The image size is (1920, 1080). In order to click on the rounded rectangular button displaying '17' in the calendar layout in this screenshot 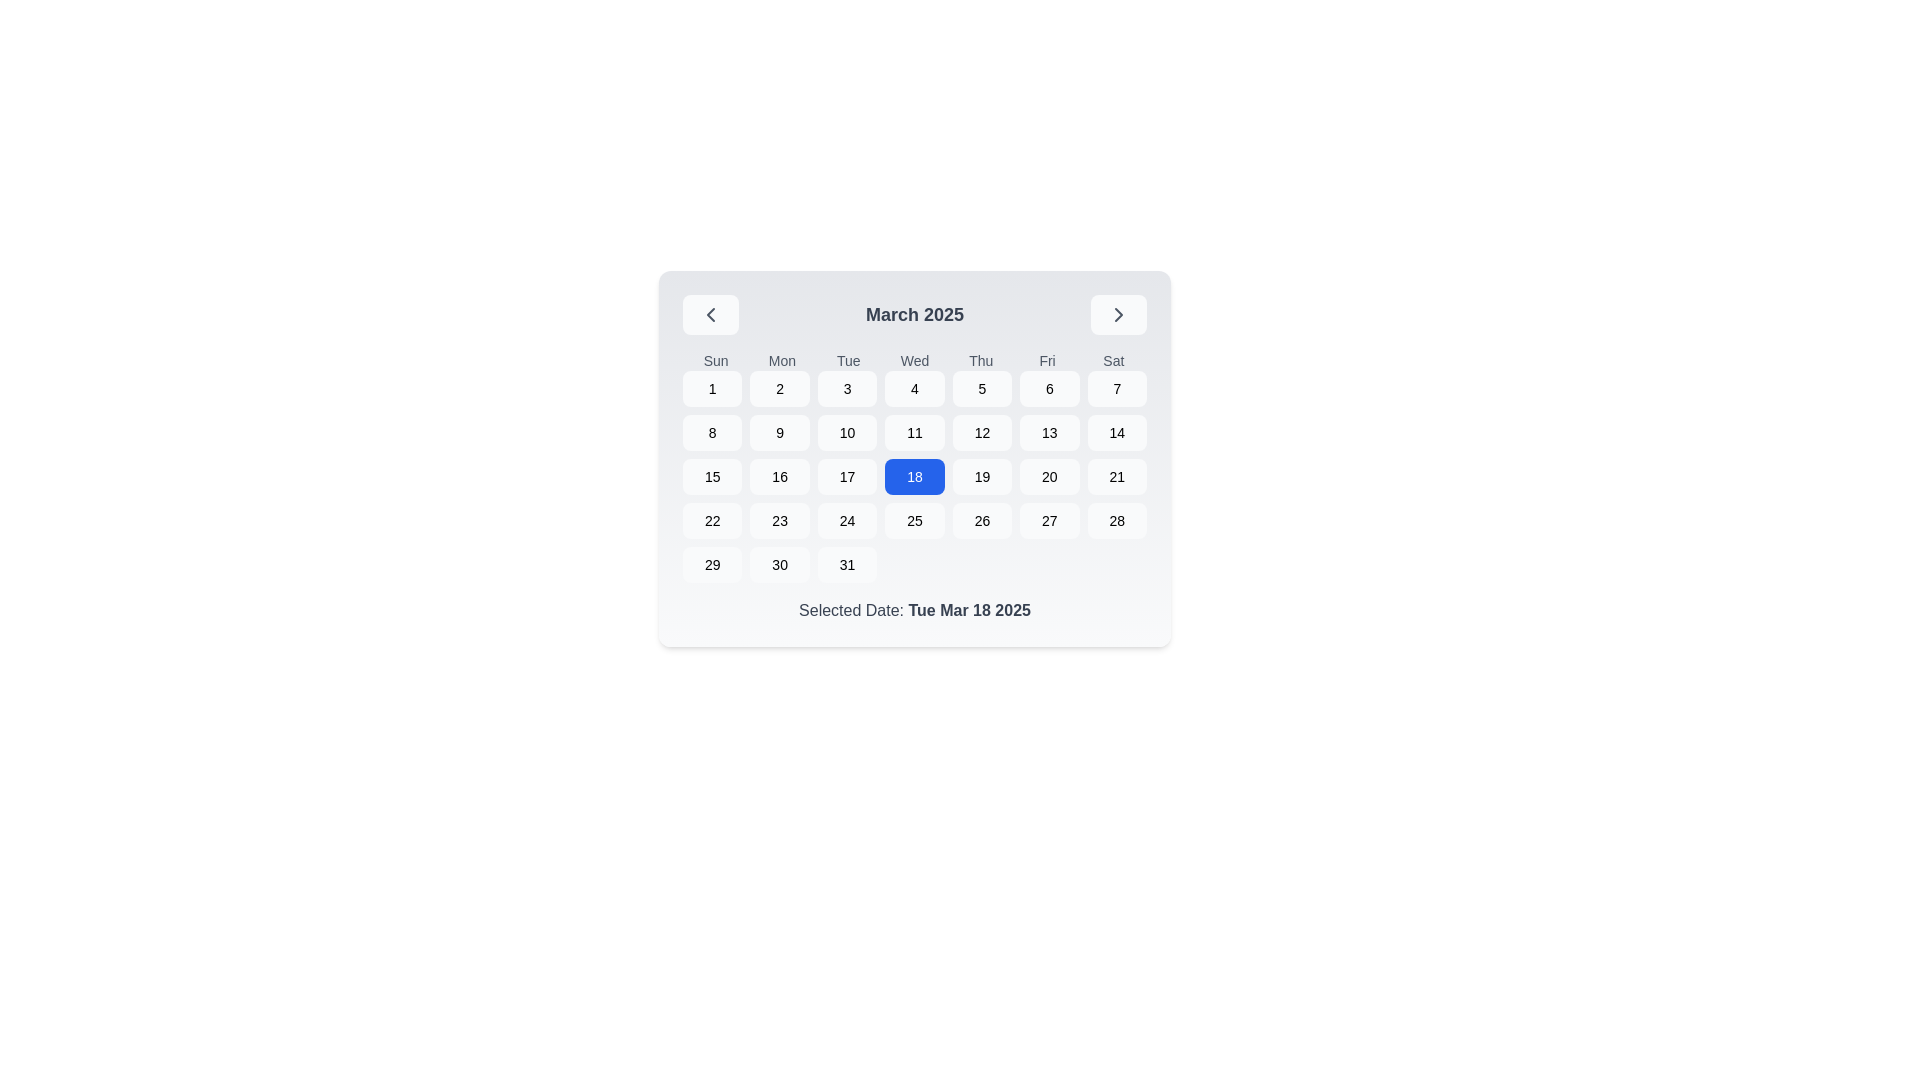, I will do `click(847, 477)`.